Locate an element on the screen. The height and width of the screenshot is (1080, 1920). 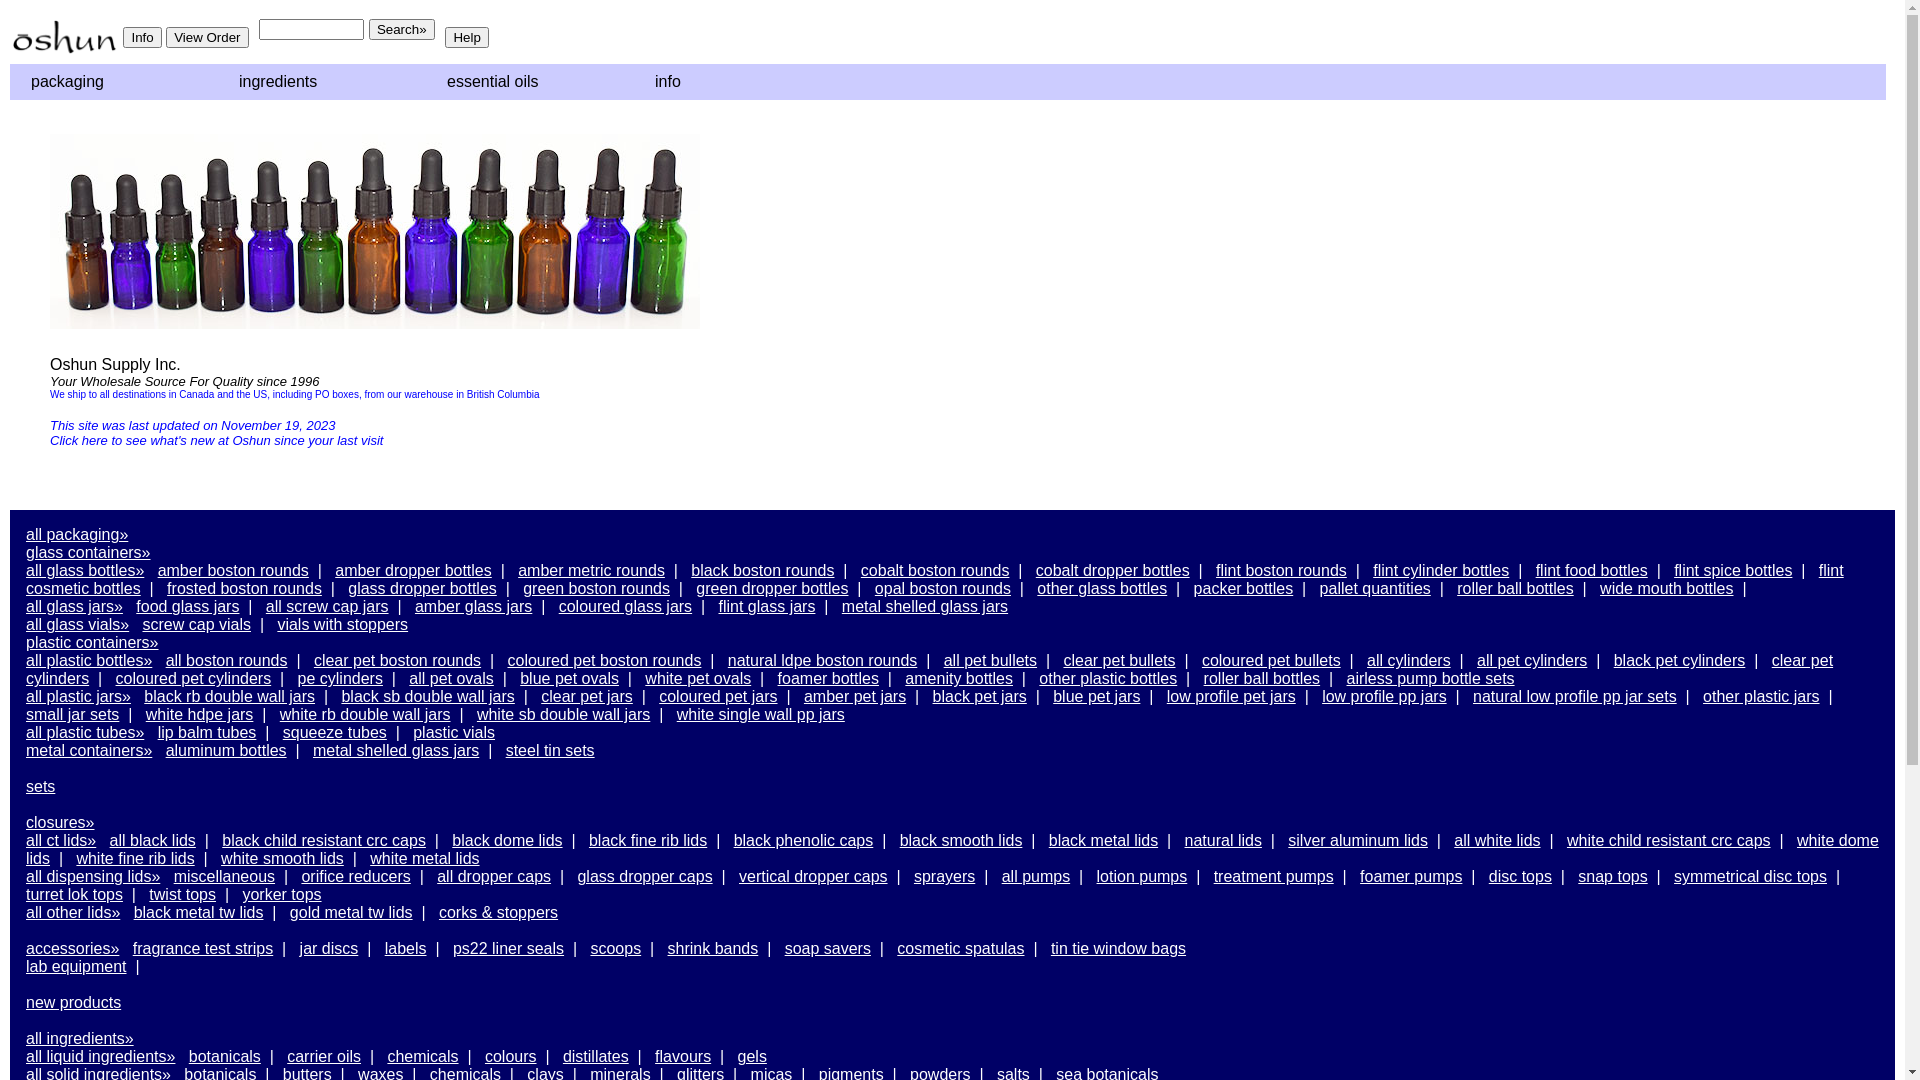
'flint spice bottles' is located at coordinates (1731, 570).